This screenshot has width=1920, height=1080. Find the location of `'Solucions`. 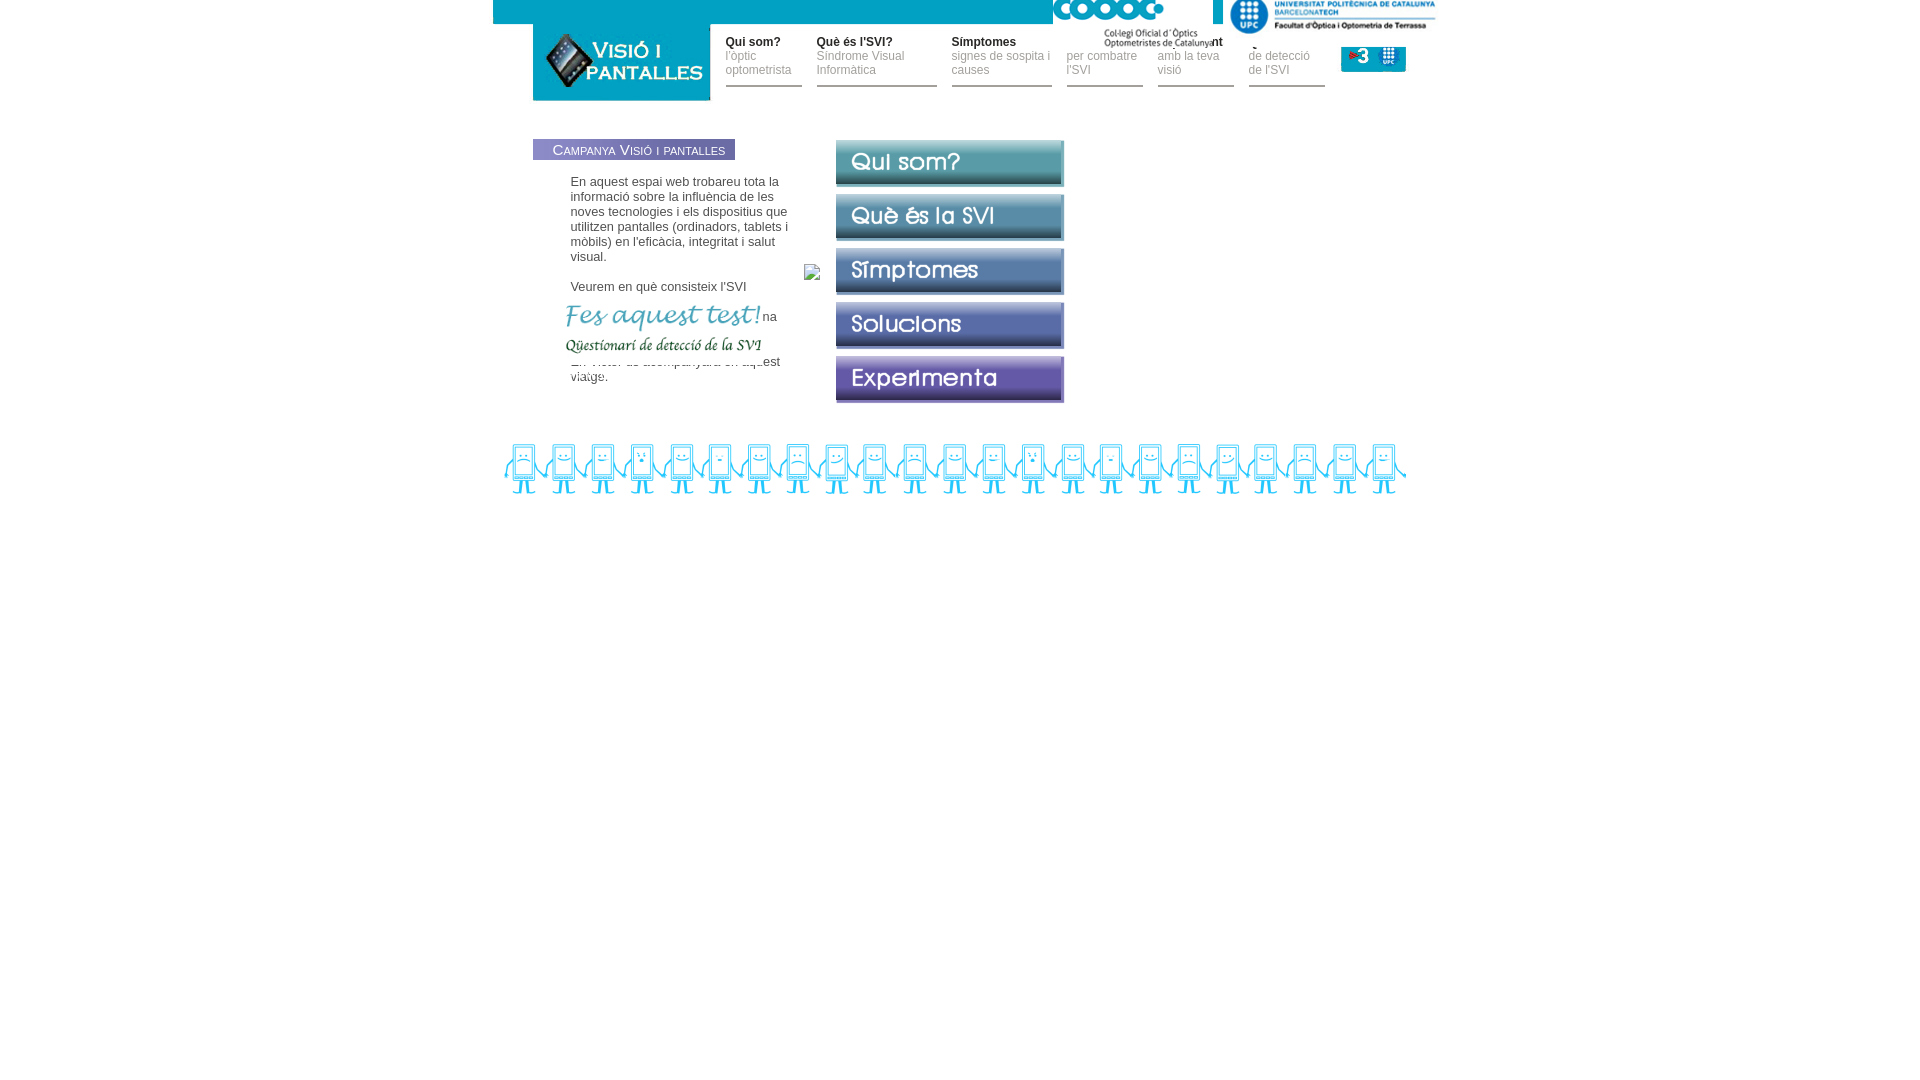

'Solucions is located at coordinates (1103, 60).